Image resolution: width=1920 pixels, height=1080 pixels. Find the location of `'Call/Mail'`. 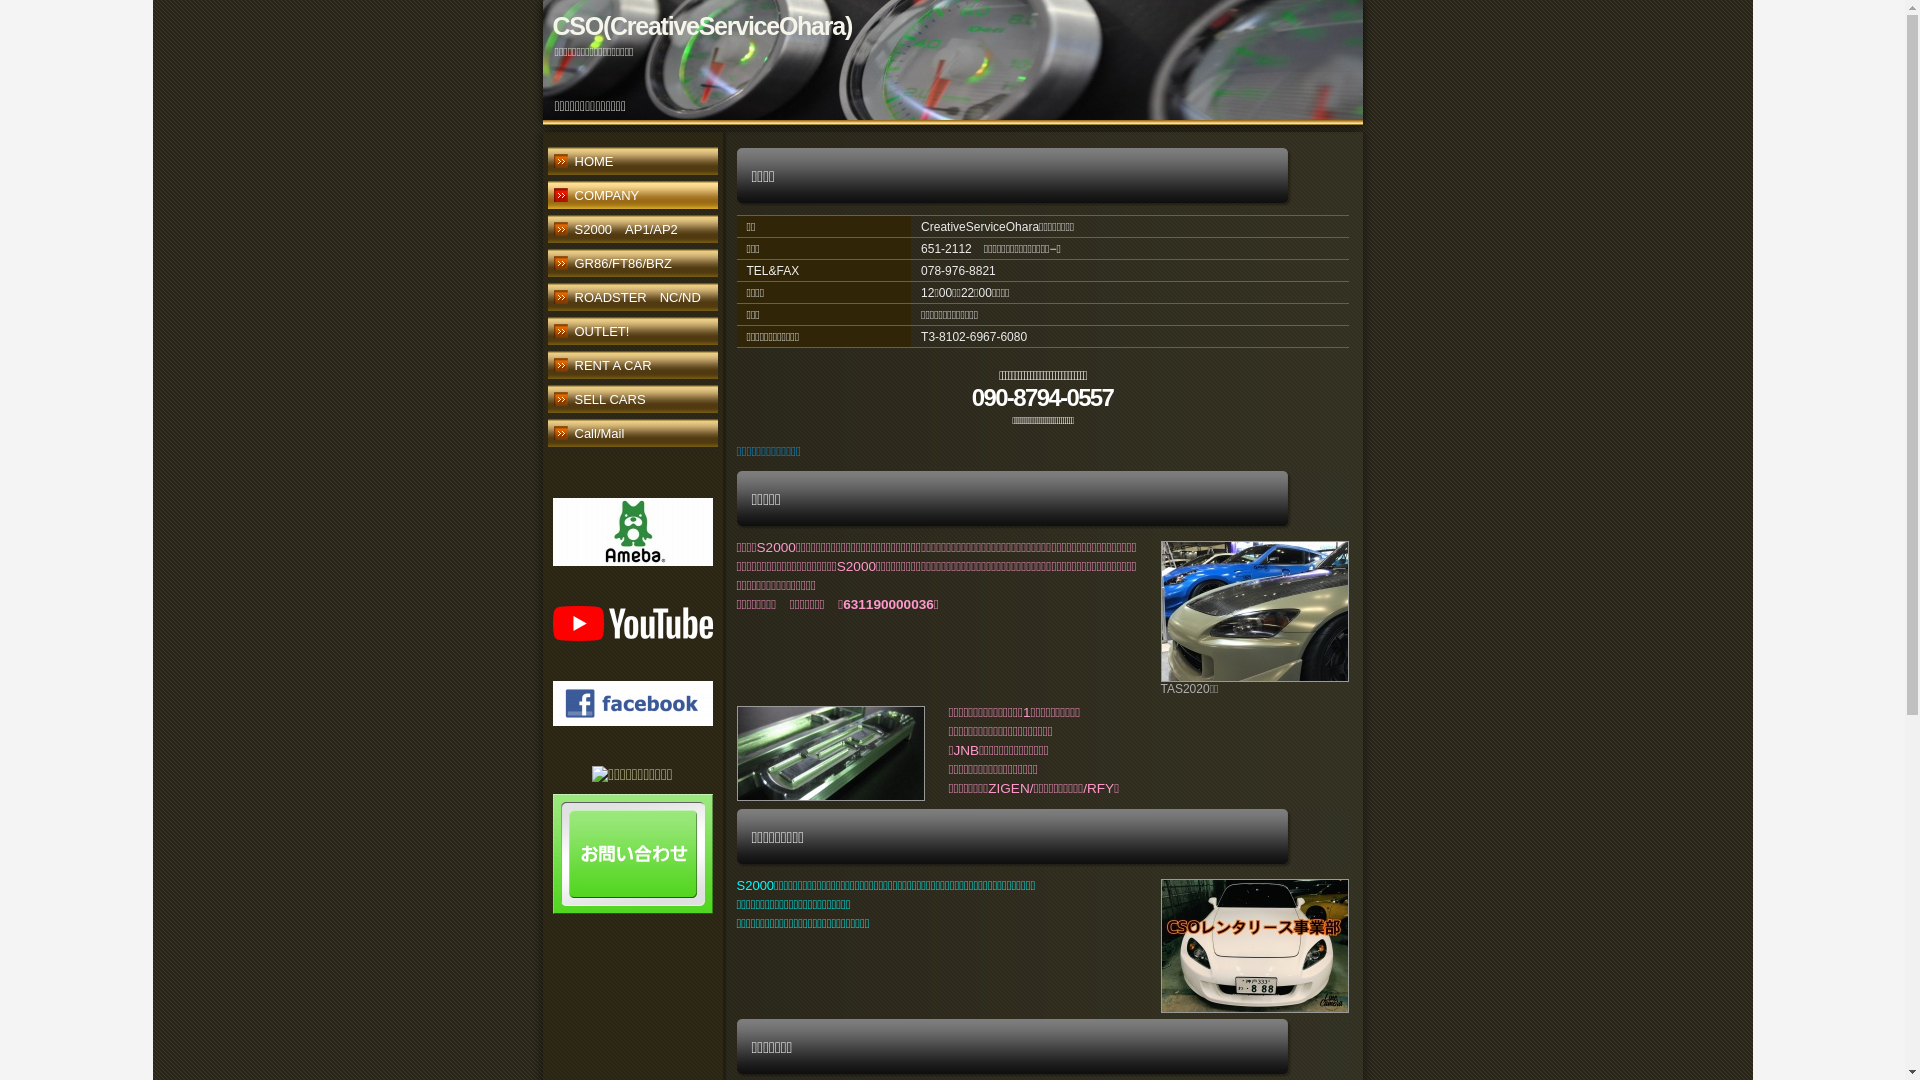

'Call/Mail' is located at coordinates (631, 434).